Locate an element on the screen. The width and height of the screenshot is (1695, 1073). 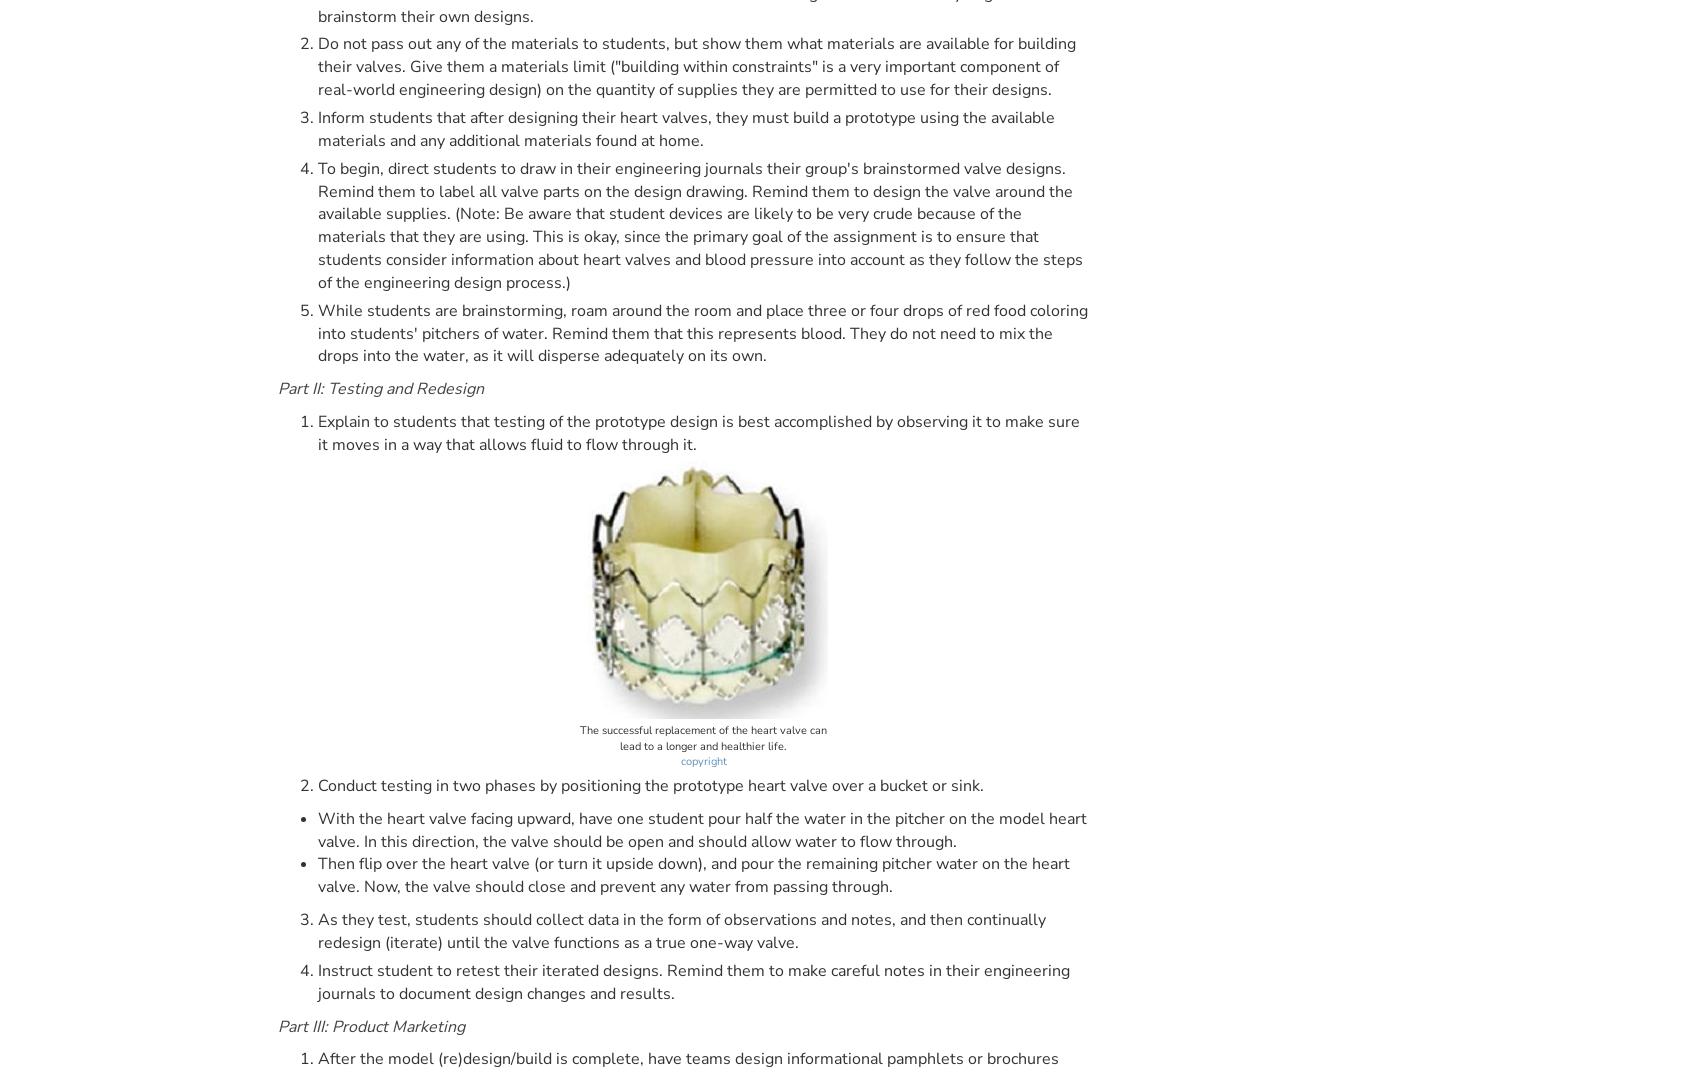
'Explain to students that testing of the prototype design is best accomplished by observing it to make sure it moves in a way that allows fluid to flow through it.' is located at coordinates (316, 432).